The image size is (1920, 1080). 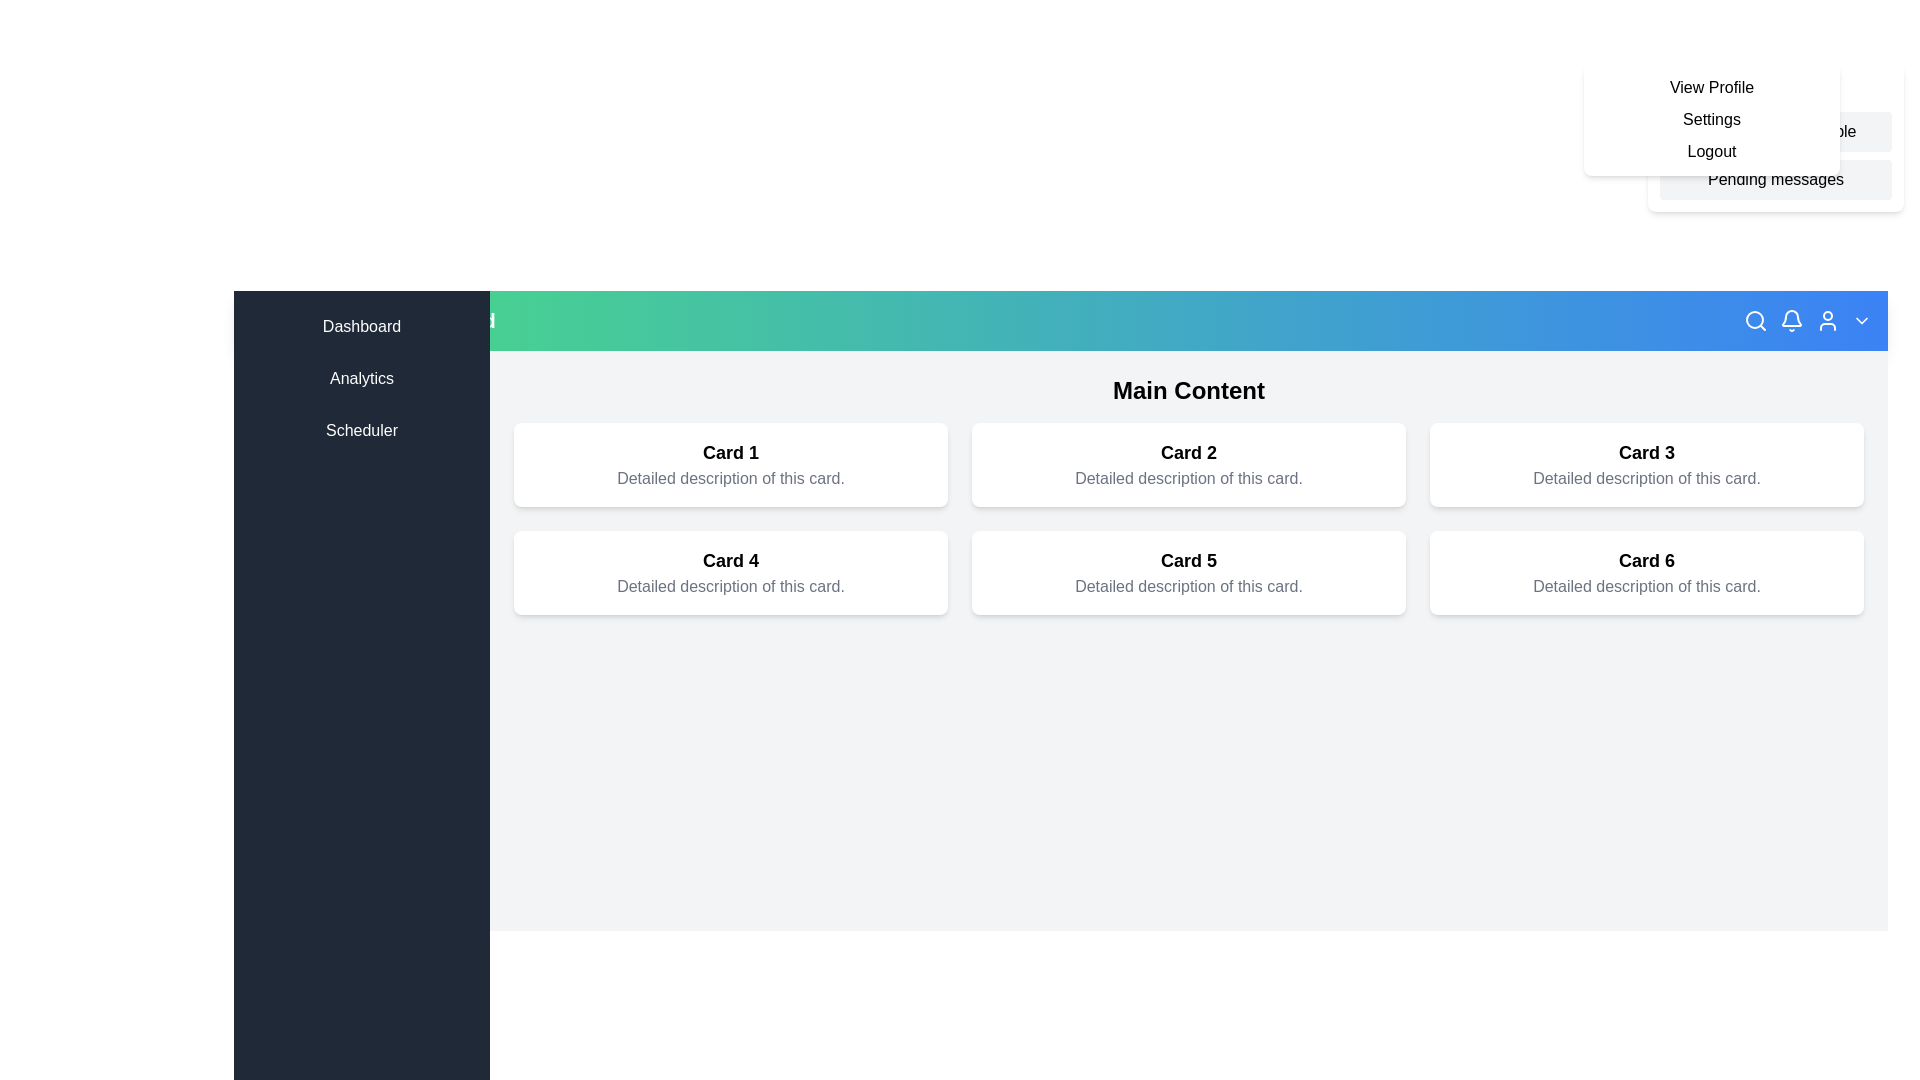 I want to click on the rectangular card with a white background and the title 'Card 6' located in the second row and third column of the grid layout, so click(x=1646, y=573).